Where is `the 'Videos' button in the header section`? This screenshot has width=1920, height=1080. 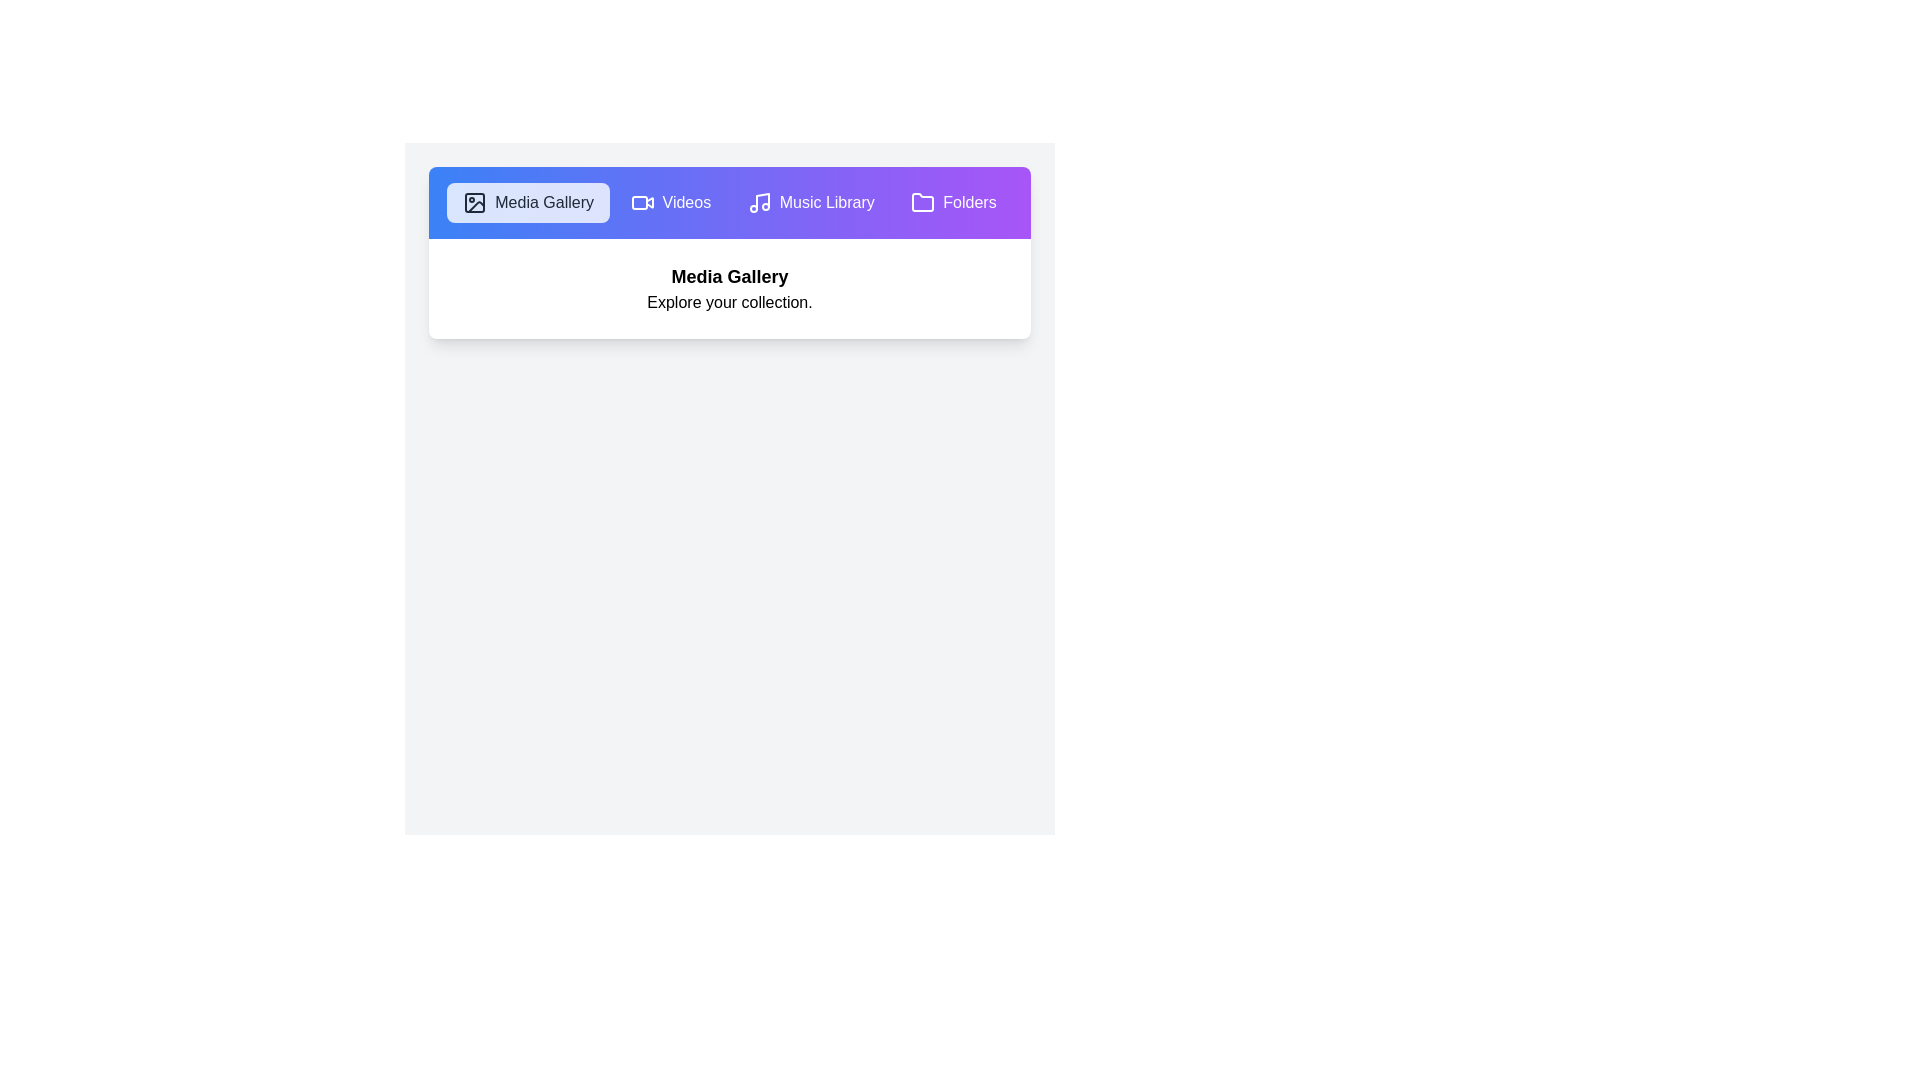
the 'Videos' button in the header section is located at coordinates (670, 203).